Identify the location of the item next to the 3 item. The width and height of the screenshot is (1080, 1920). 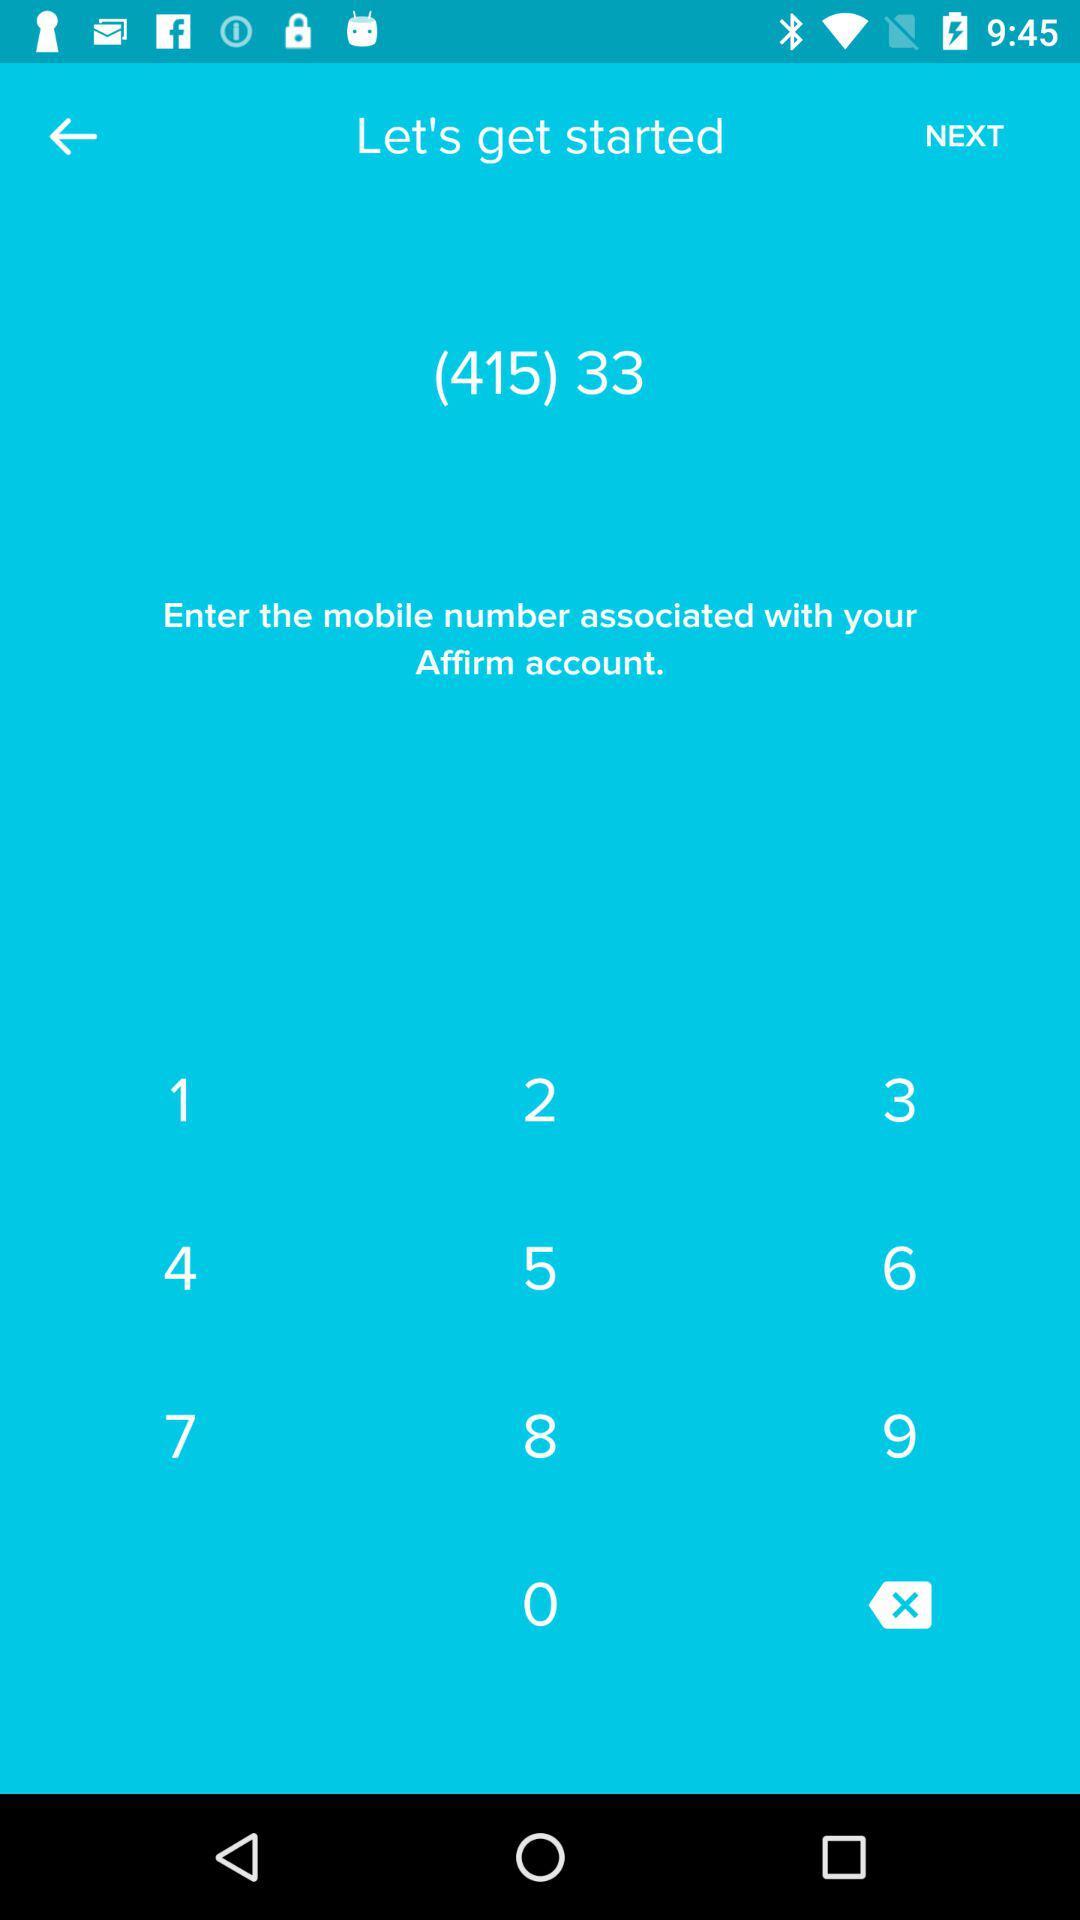
(540, 1099).